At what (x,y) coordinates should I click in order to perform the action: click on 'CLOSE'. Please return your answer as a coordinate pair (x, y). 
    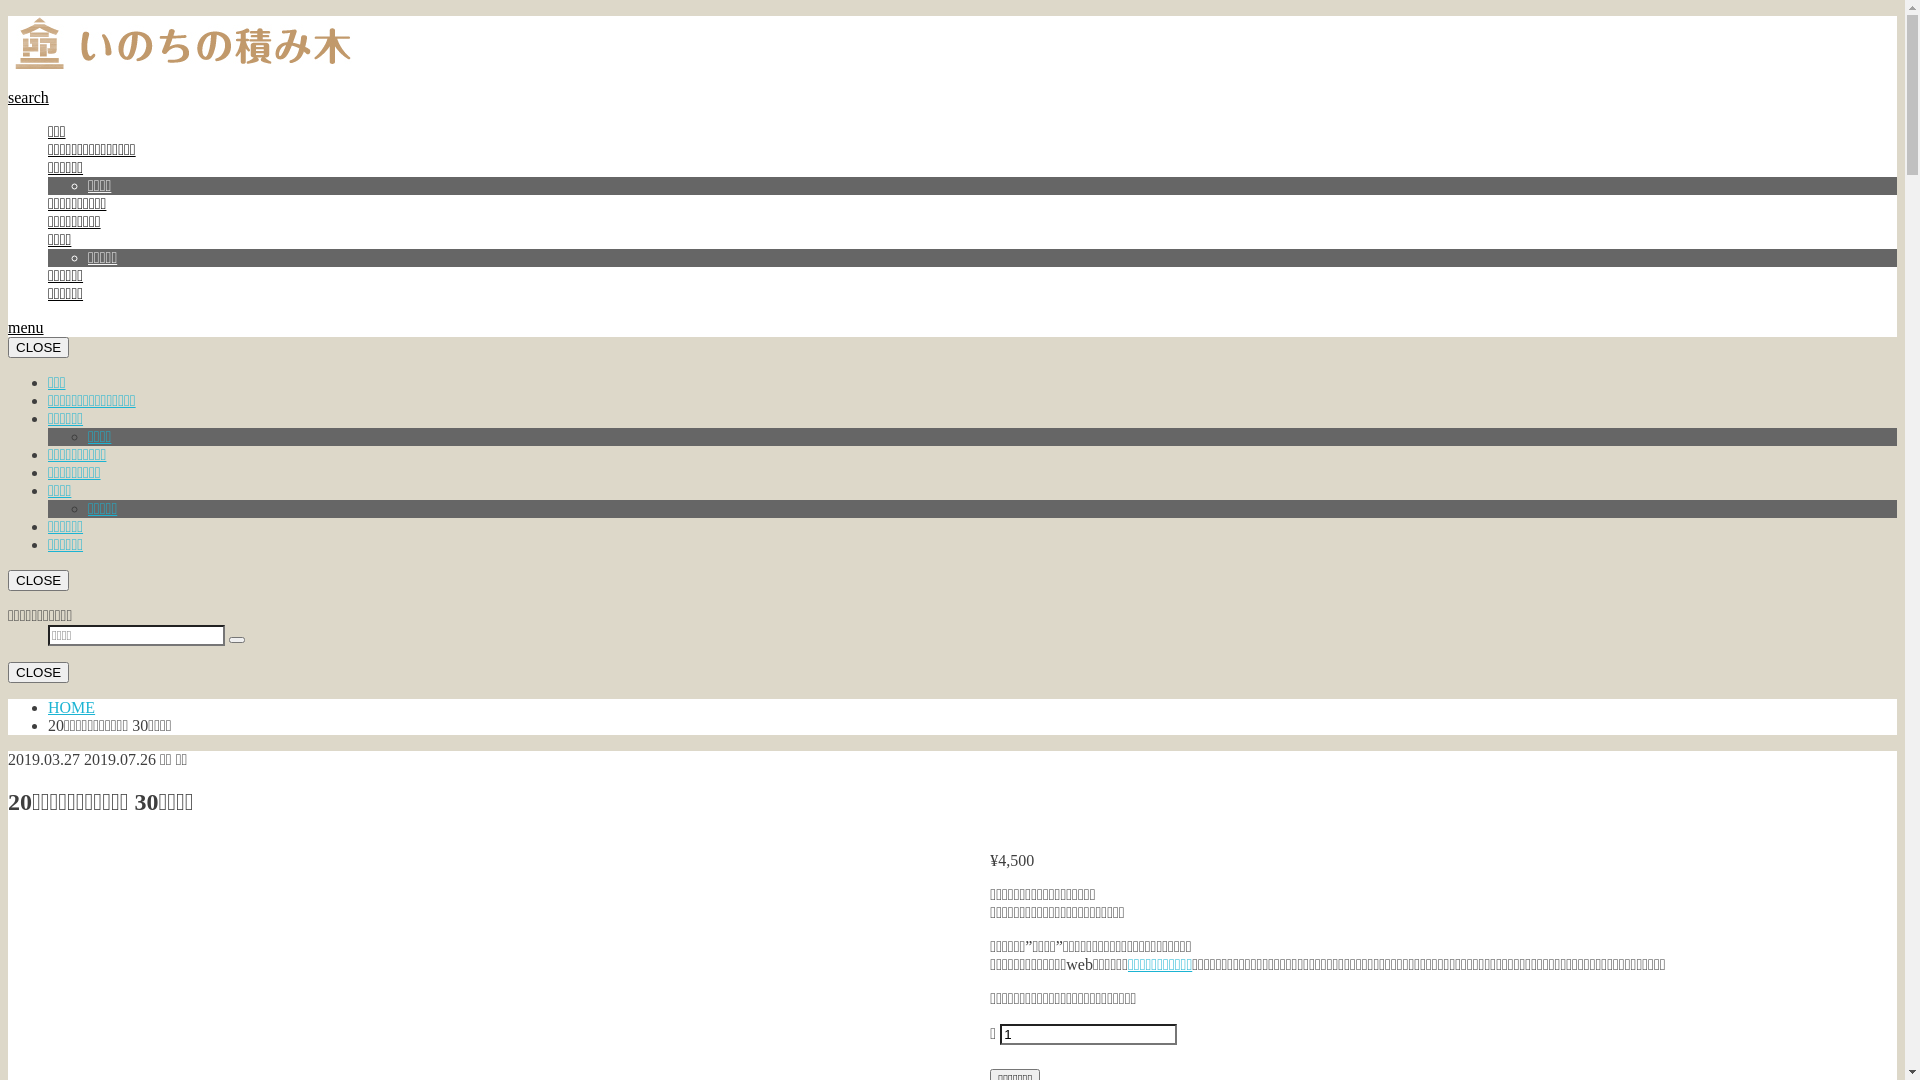
    Looking at the image, I should click on (38, 672).